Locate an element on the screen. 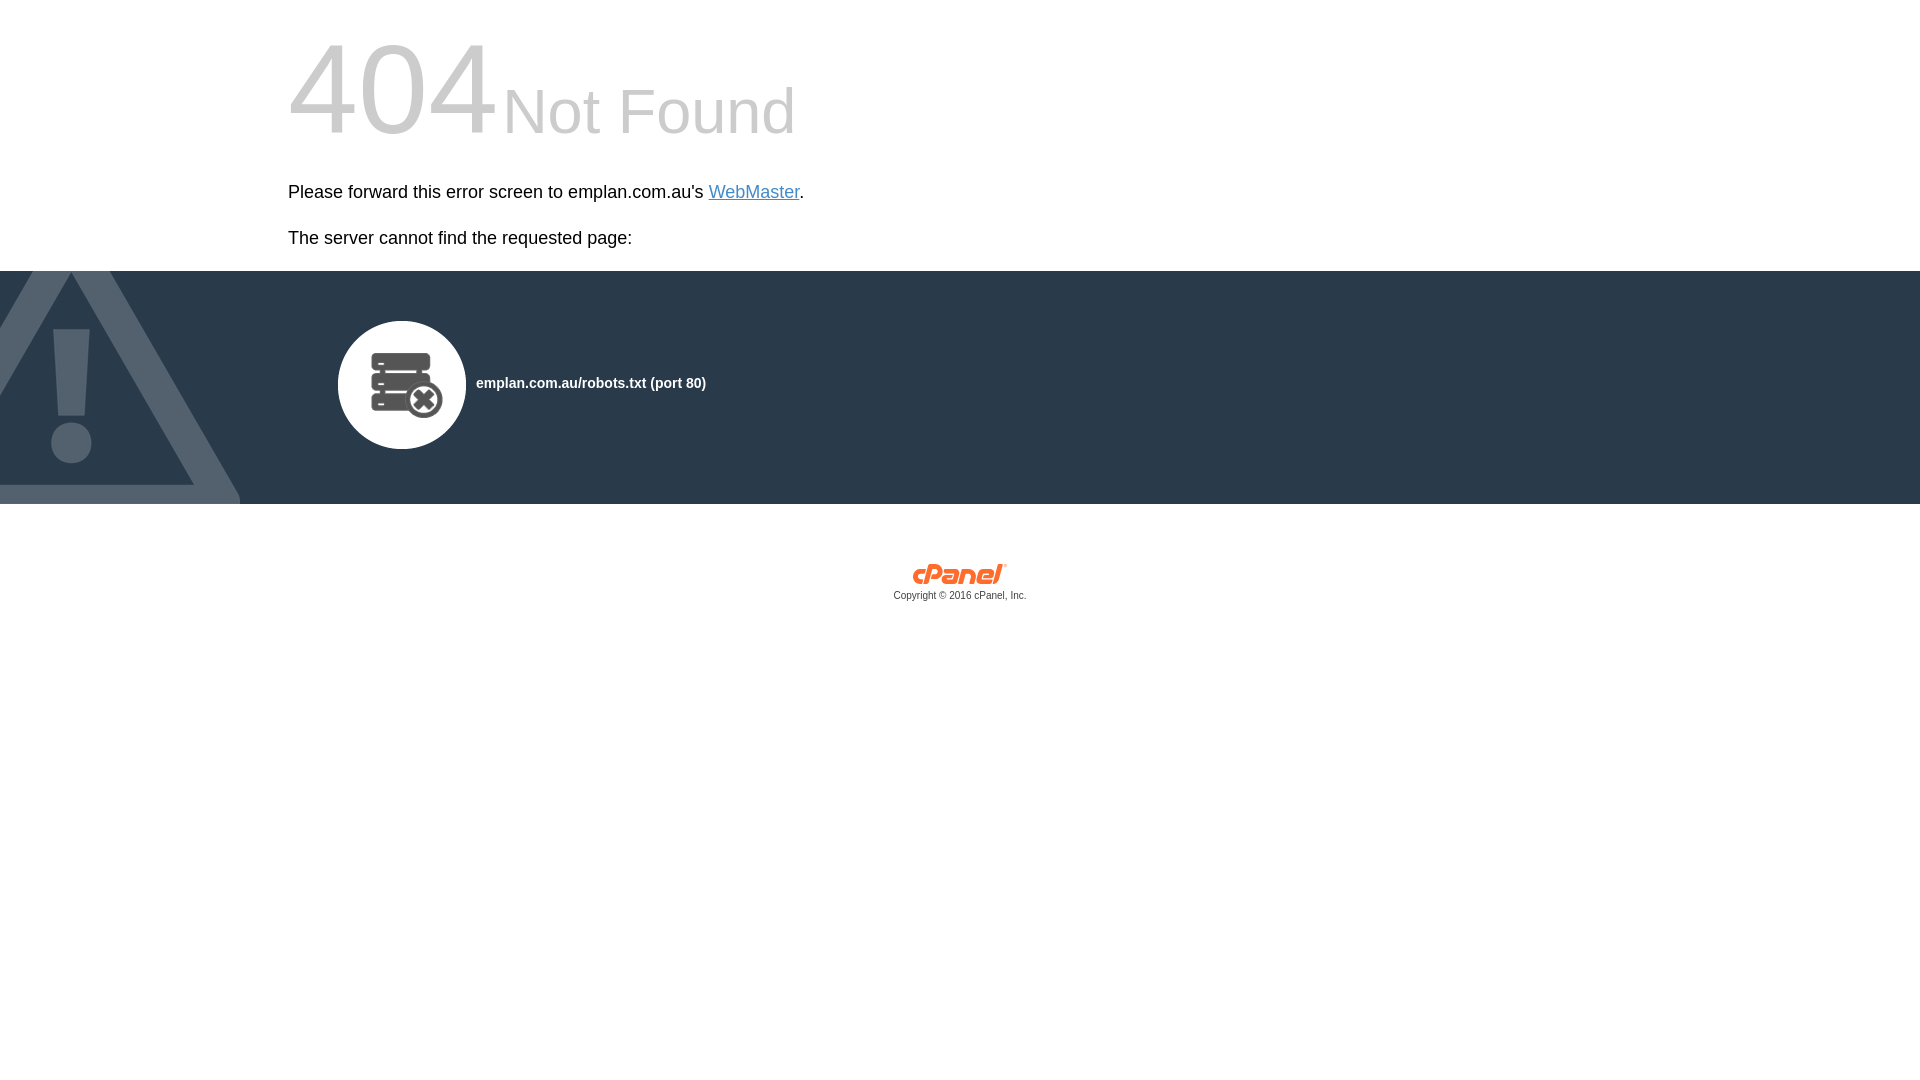 Image resolution: width=1920 pixels, height=1080 pixels. 'WebMaster' is located at coordinates (753, 192).